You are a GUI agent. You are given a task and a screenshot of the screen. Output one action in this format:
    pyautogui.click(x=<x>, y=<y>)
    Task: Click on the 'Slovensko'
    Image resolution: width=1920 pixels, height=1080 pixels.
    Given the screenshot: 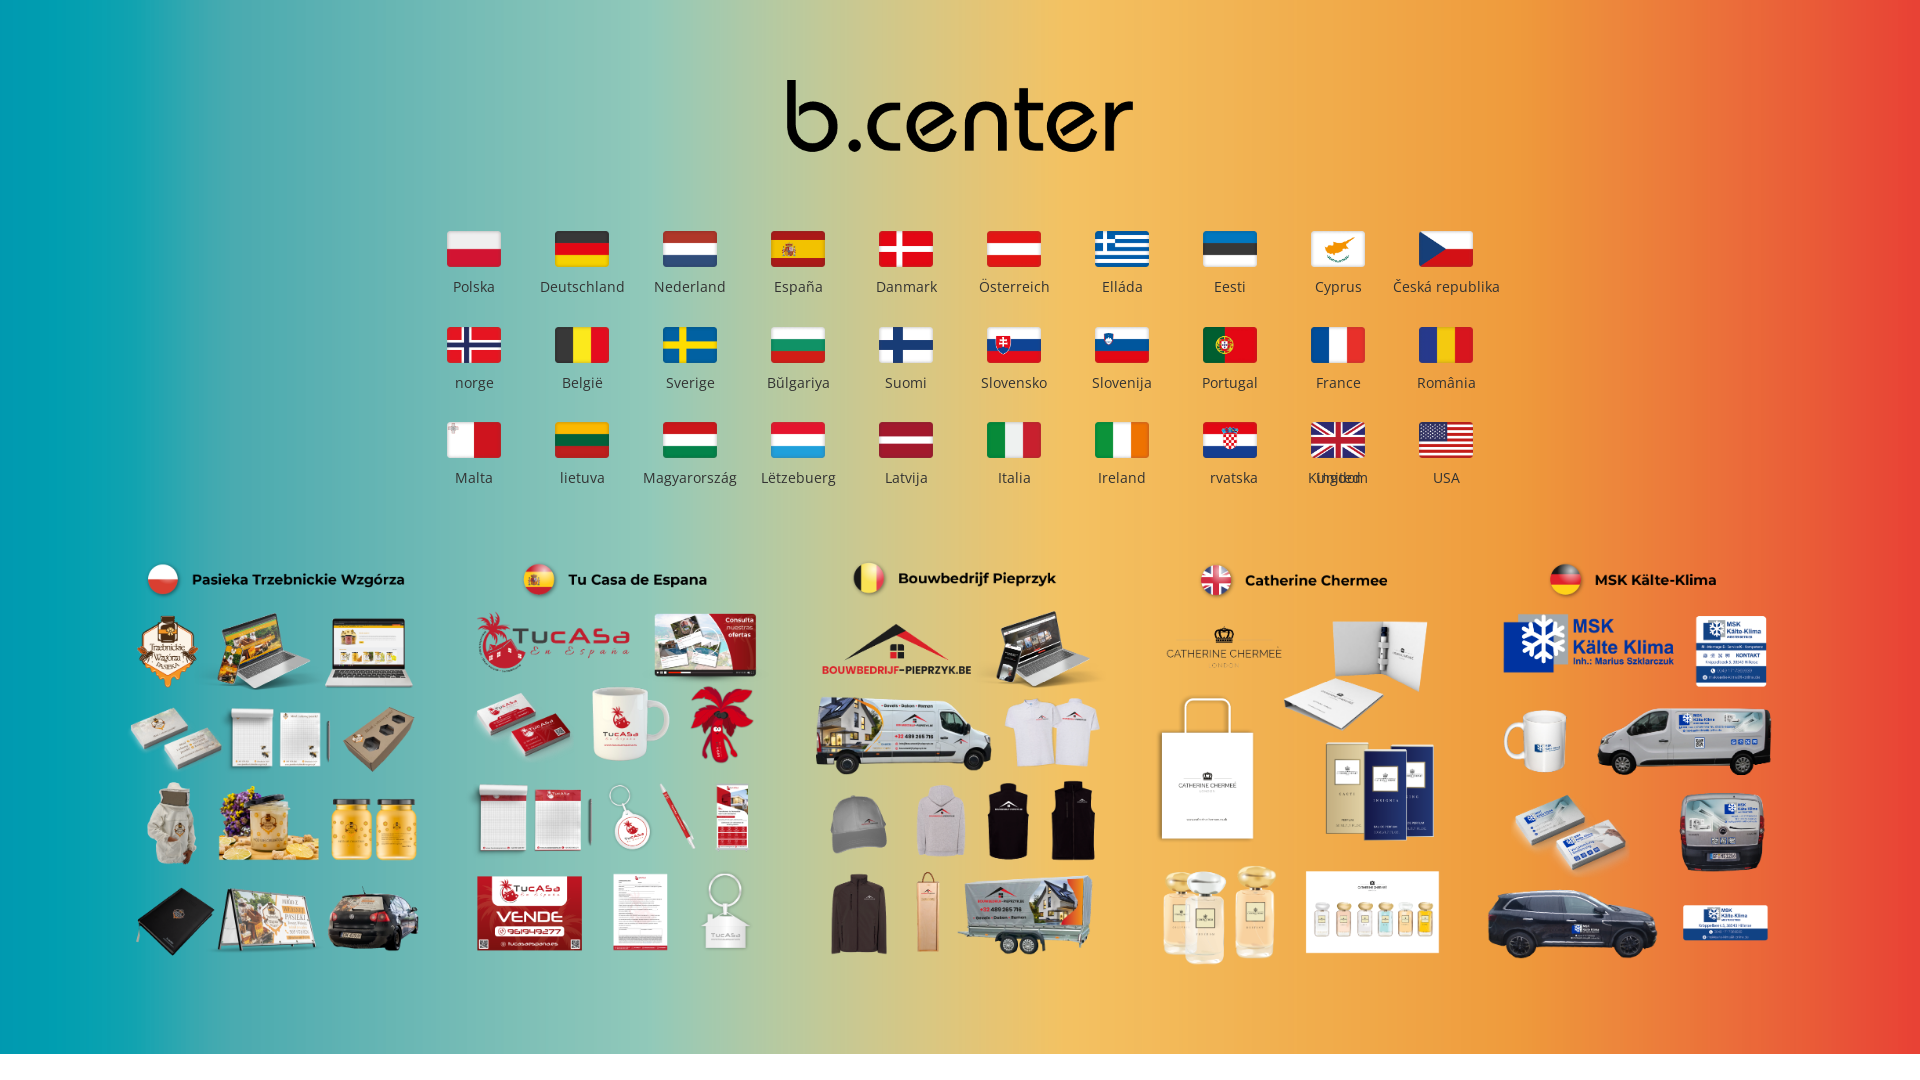 What is the action you would take?
    pyautogui.click(x=980, y=382)
    